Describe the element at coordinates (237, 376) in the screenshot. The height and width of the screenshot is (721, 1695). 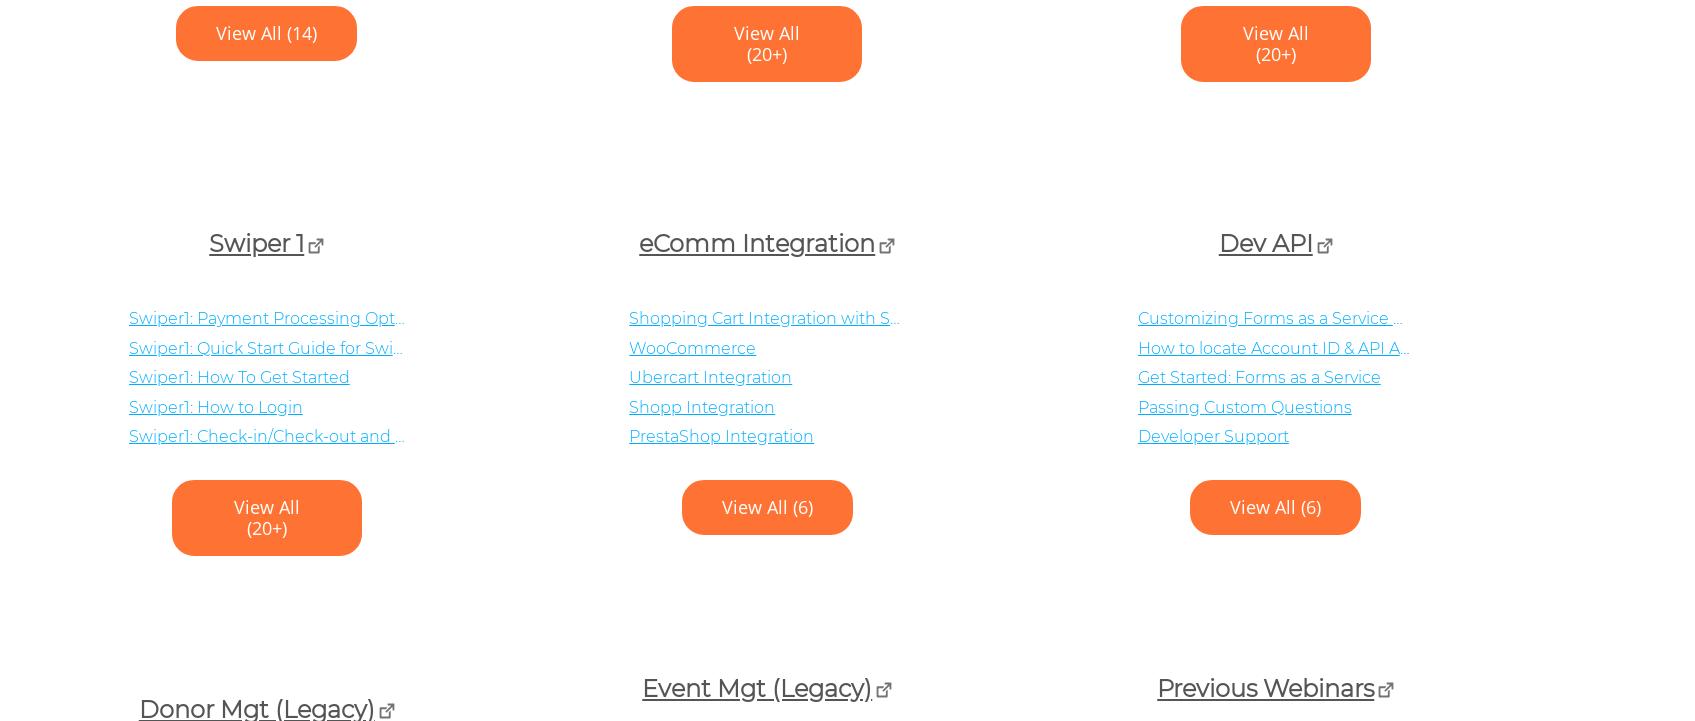
I see `'Swiper1: How To Get Started'` at that location.